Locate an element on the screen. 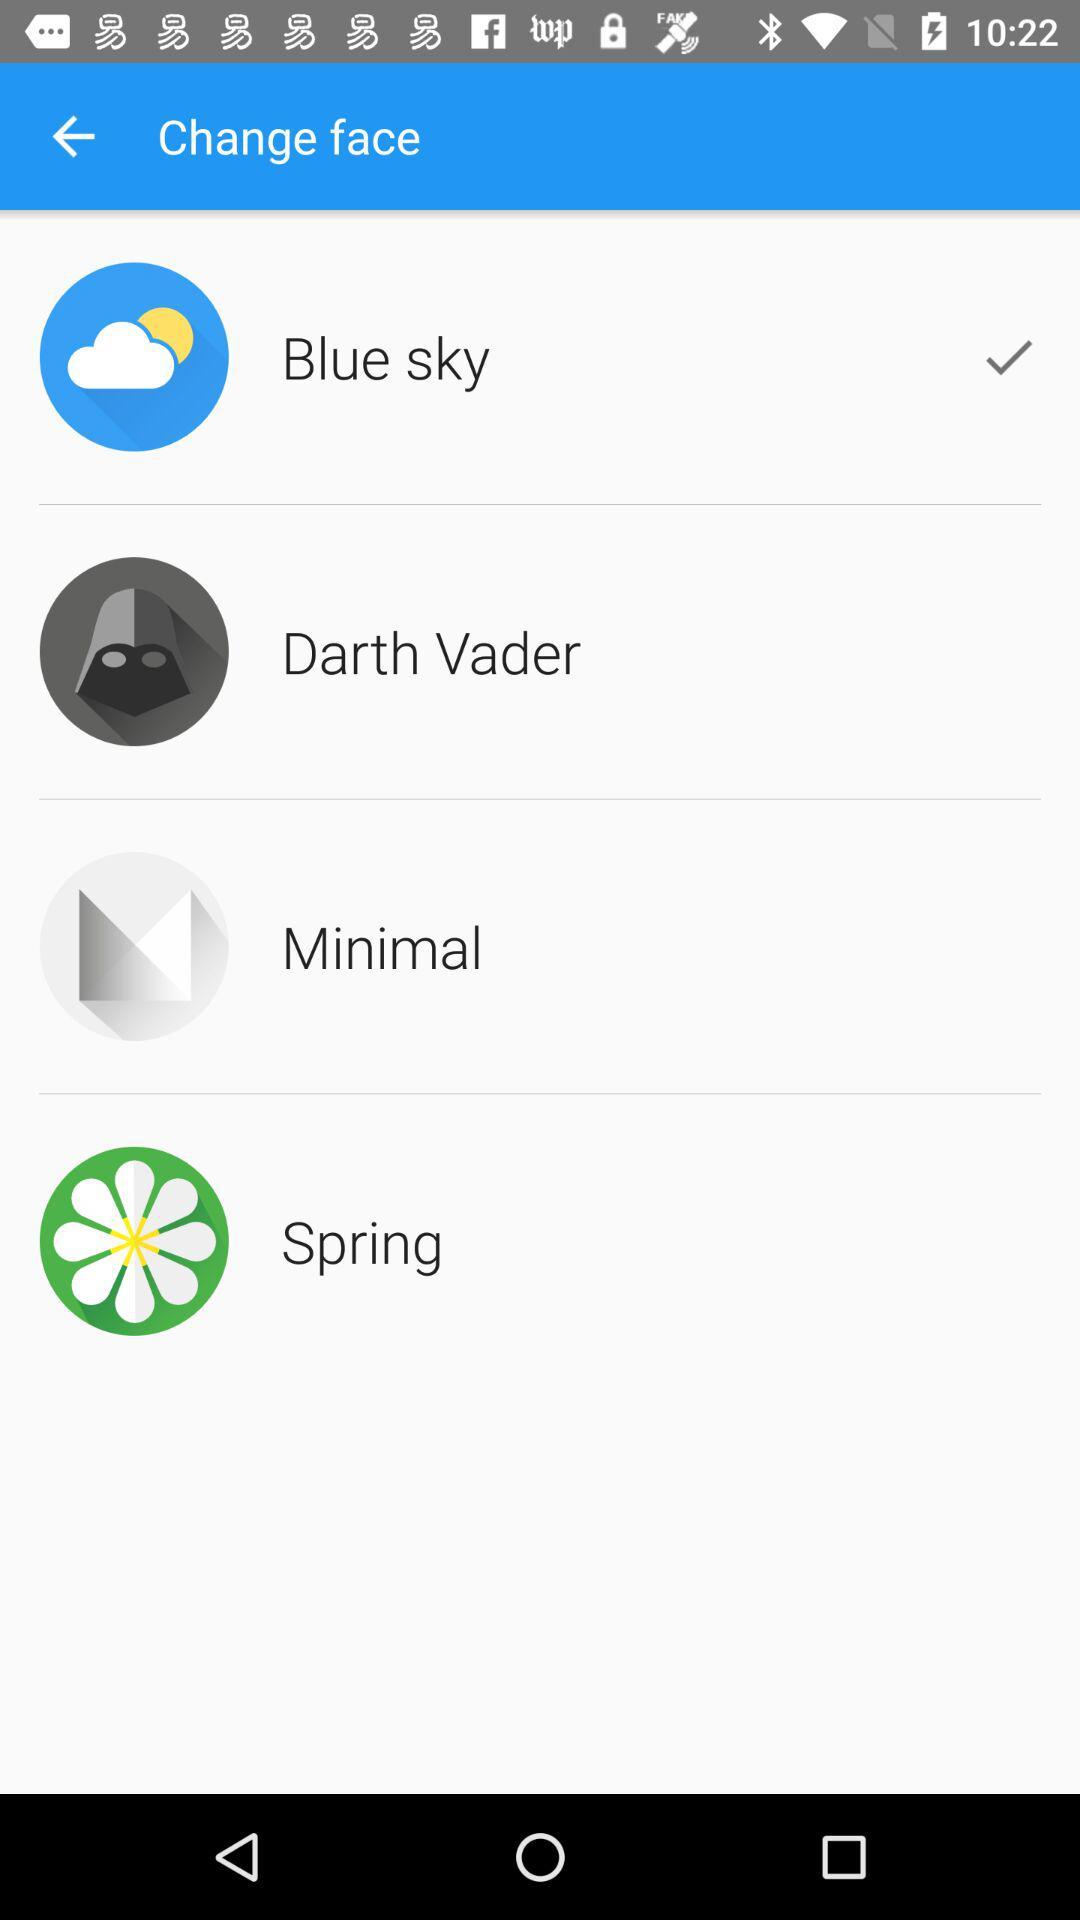  the item below the blue sky is located at coordinates (430, 651).